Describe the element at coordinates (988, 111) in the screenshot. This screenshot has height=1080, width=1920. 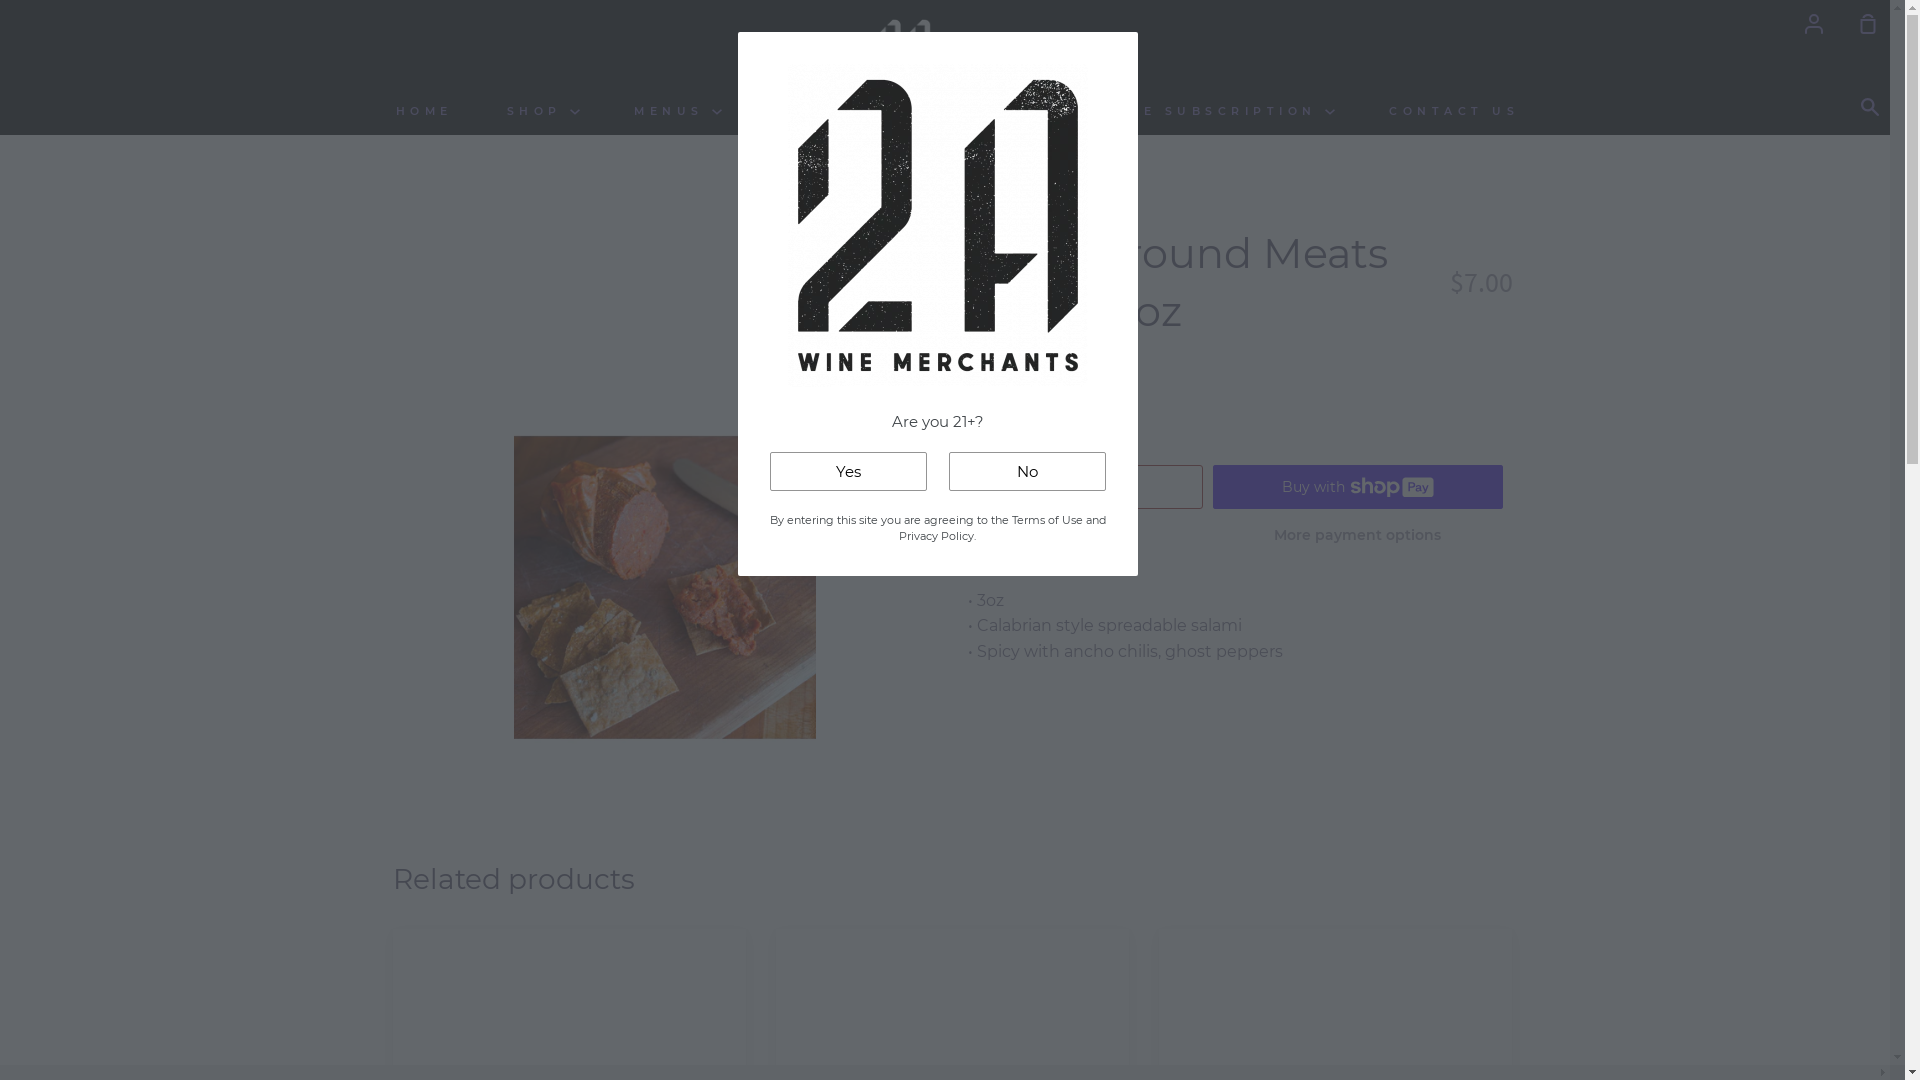
I see `'ABOUT US'` at that location.